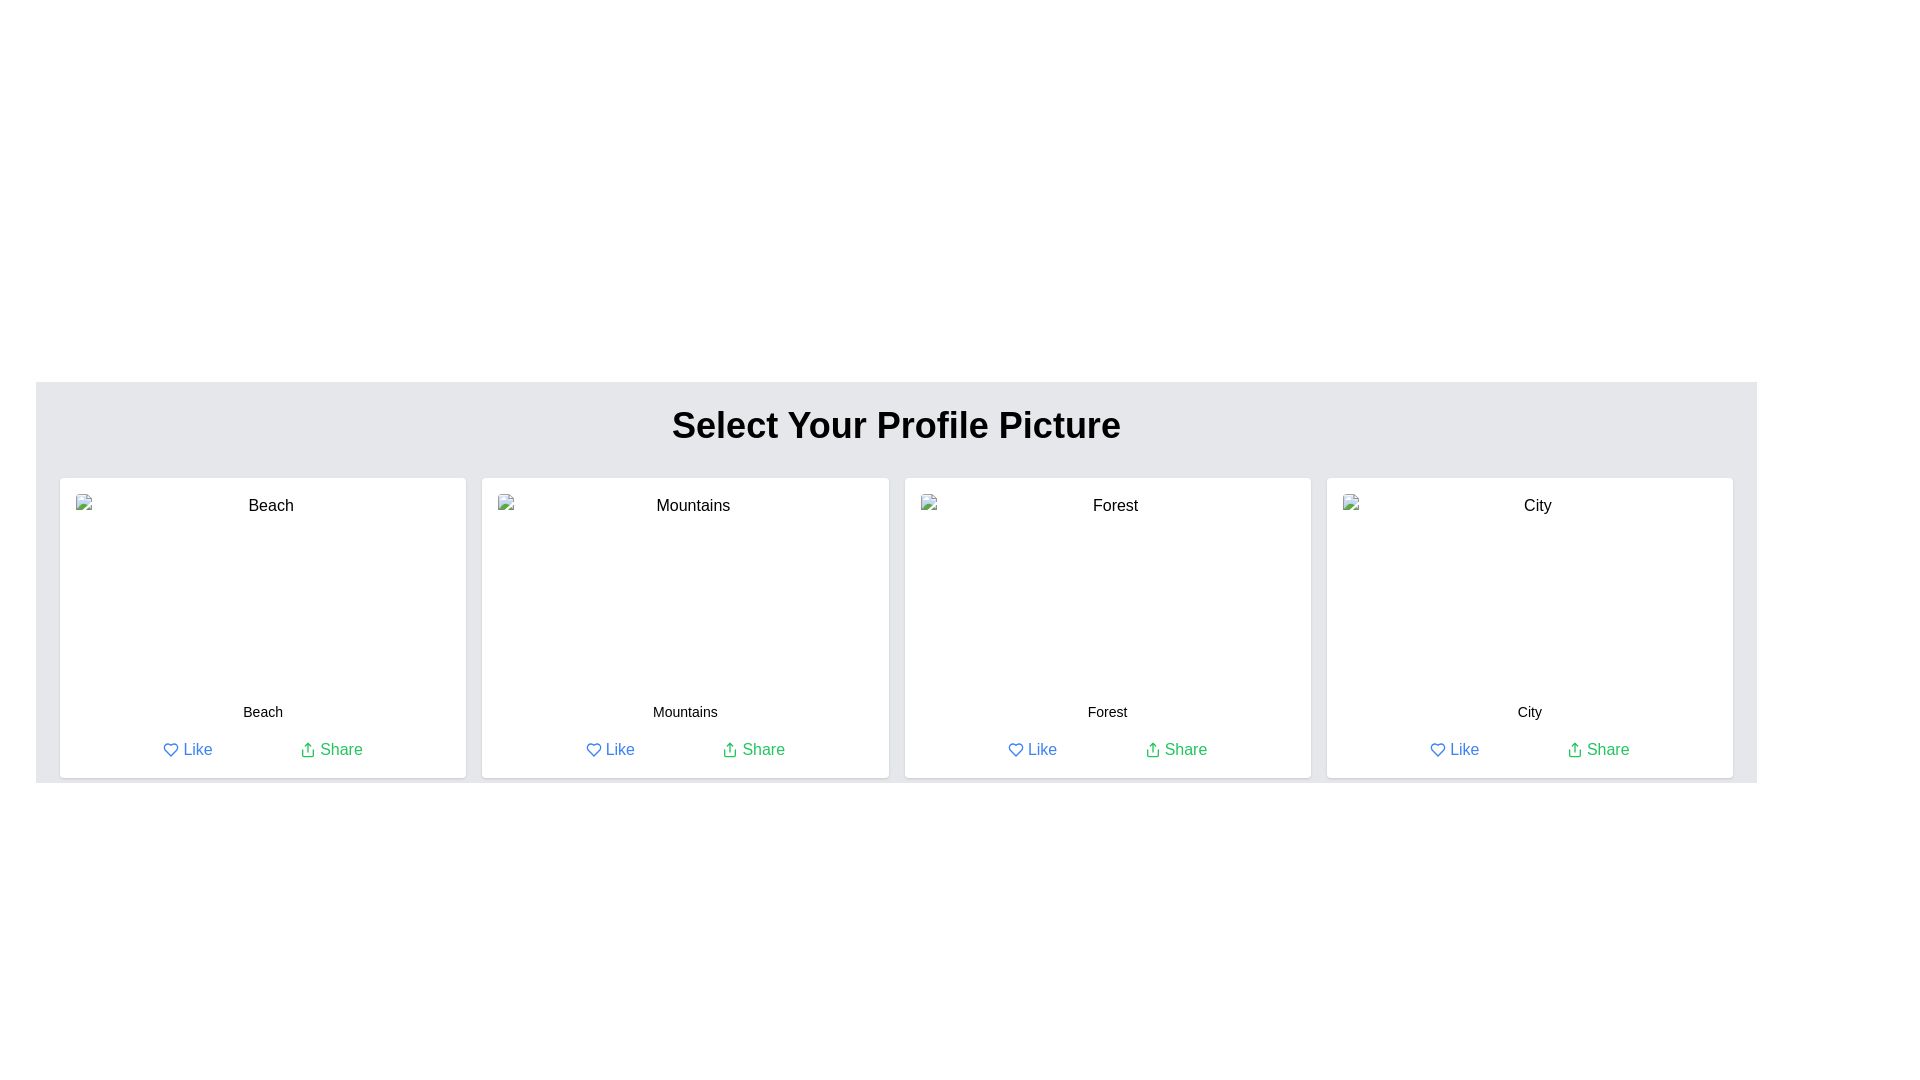 The width and height of the screenshot is (1920, 1080). I want to click on the 'Like' button in the Interactive Toolbar located under the 'Forest' card to like the content, so click(1106, 749).